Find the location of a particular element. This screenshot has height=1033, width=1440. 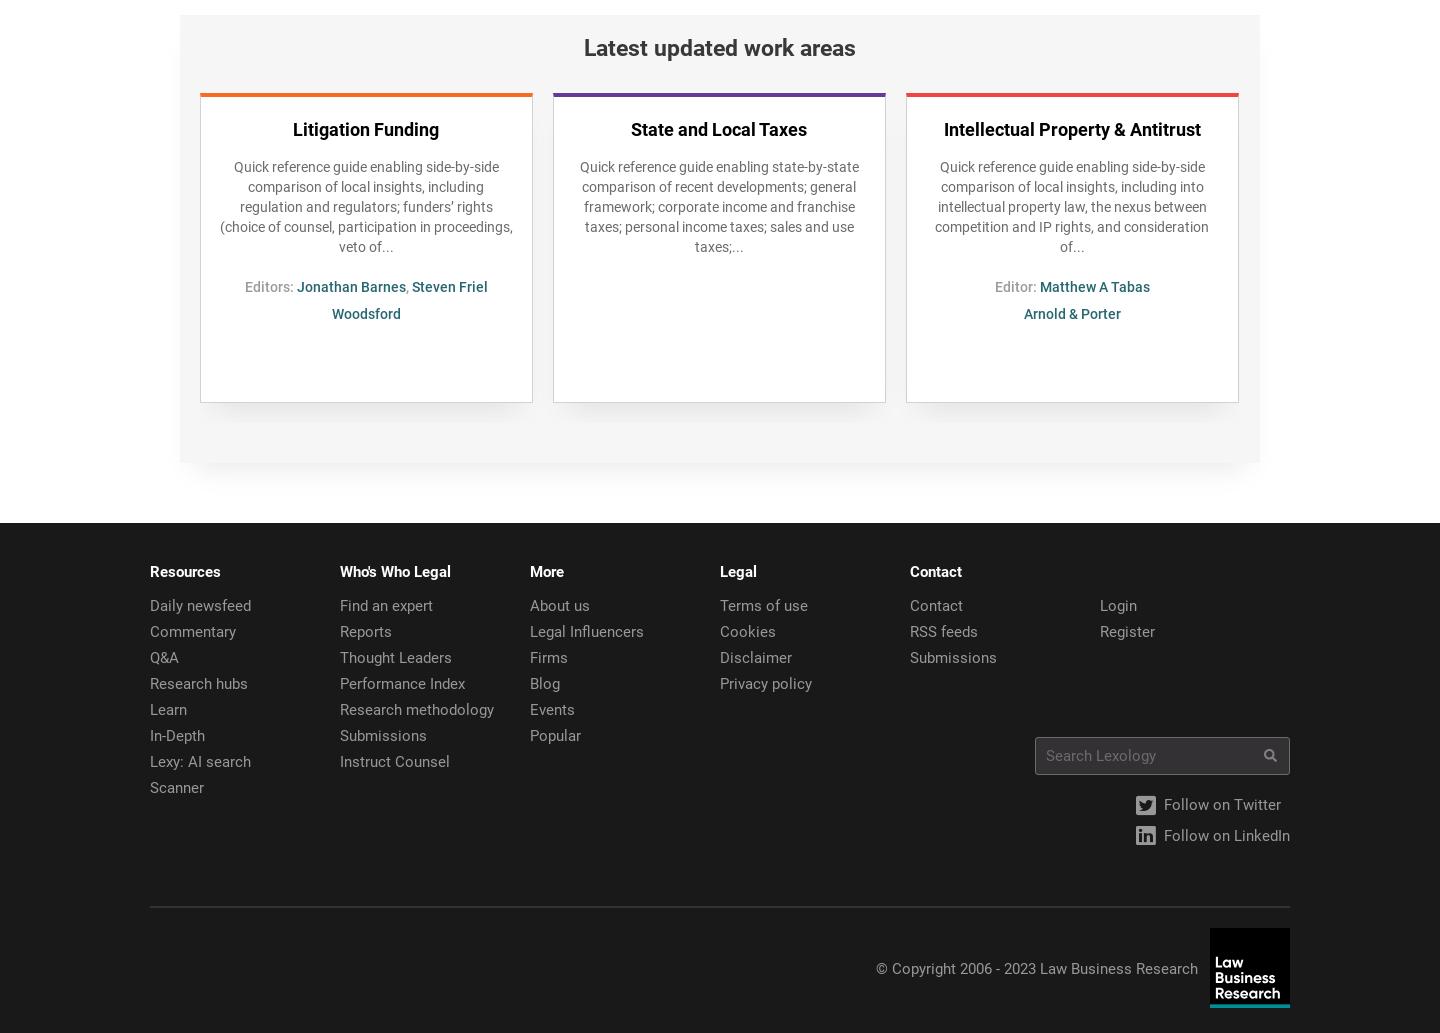

'Privacy policy' is located at coordinates (764, 682).